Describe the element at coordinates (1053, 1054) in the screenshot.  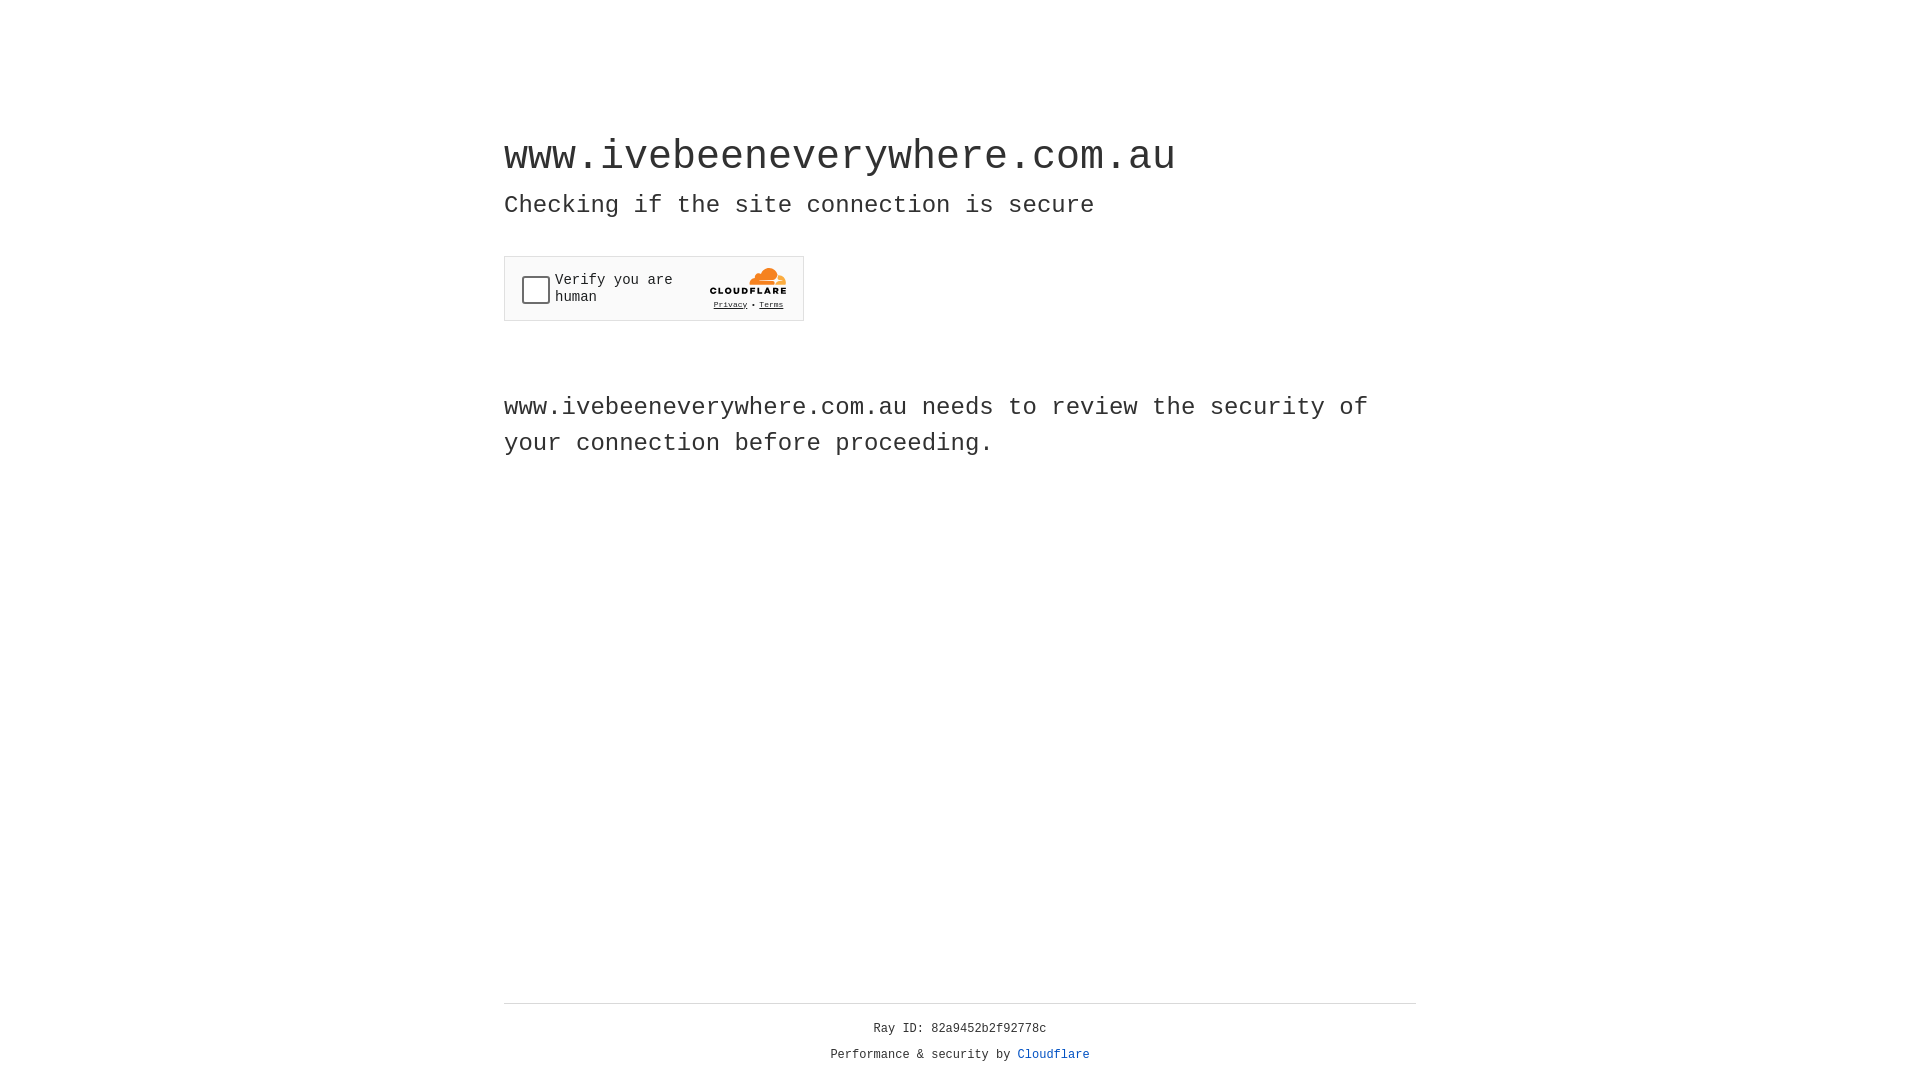
I see `'Cloudflare'` at that location.